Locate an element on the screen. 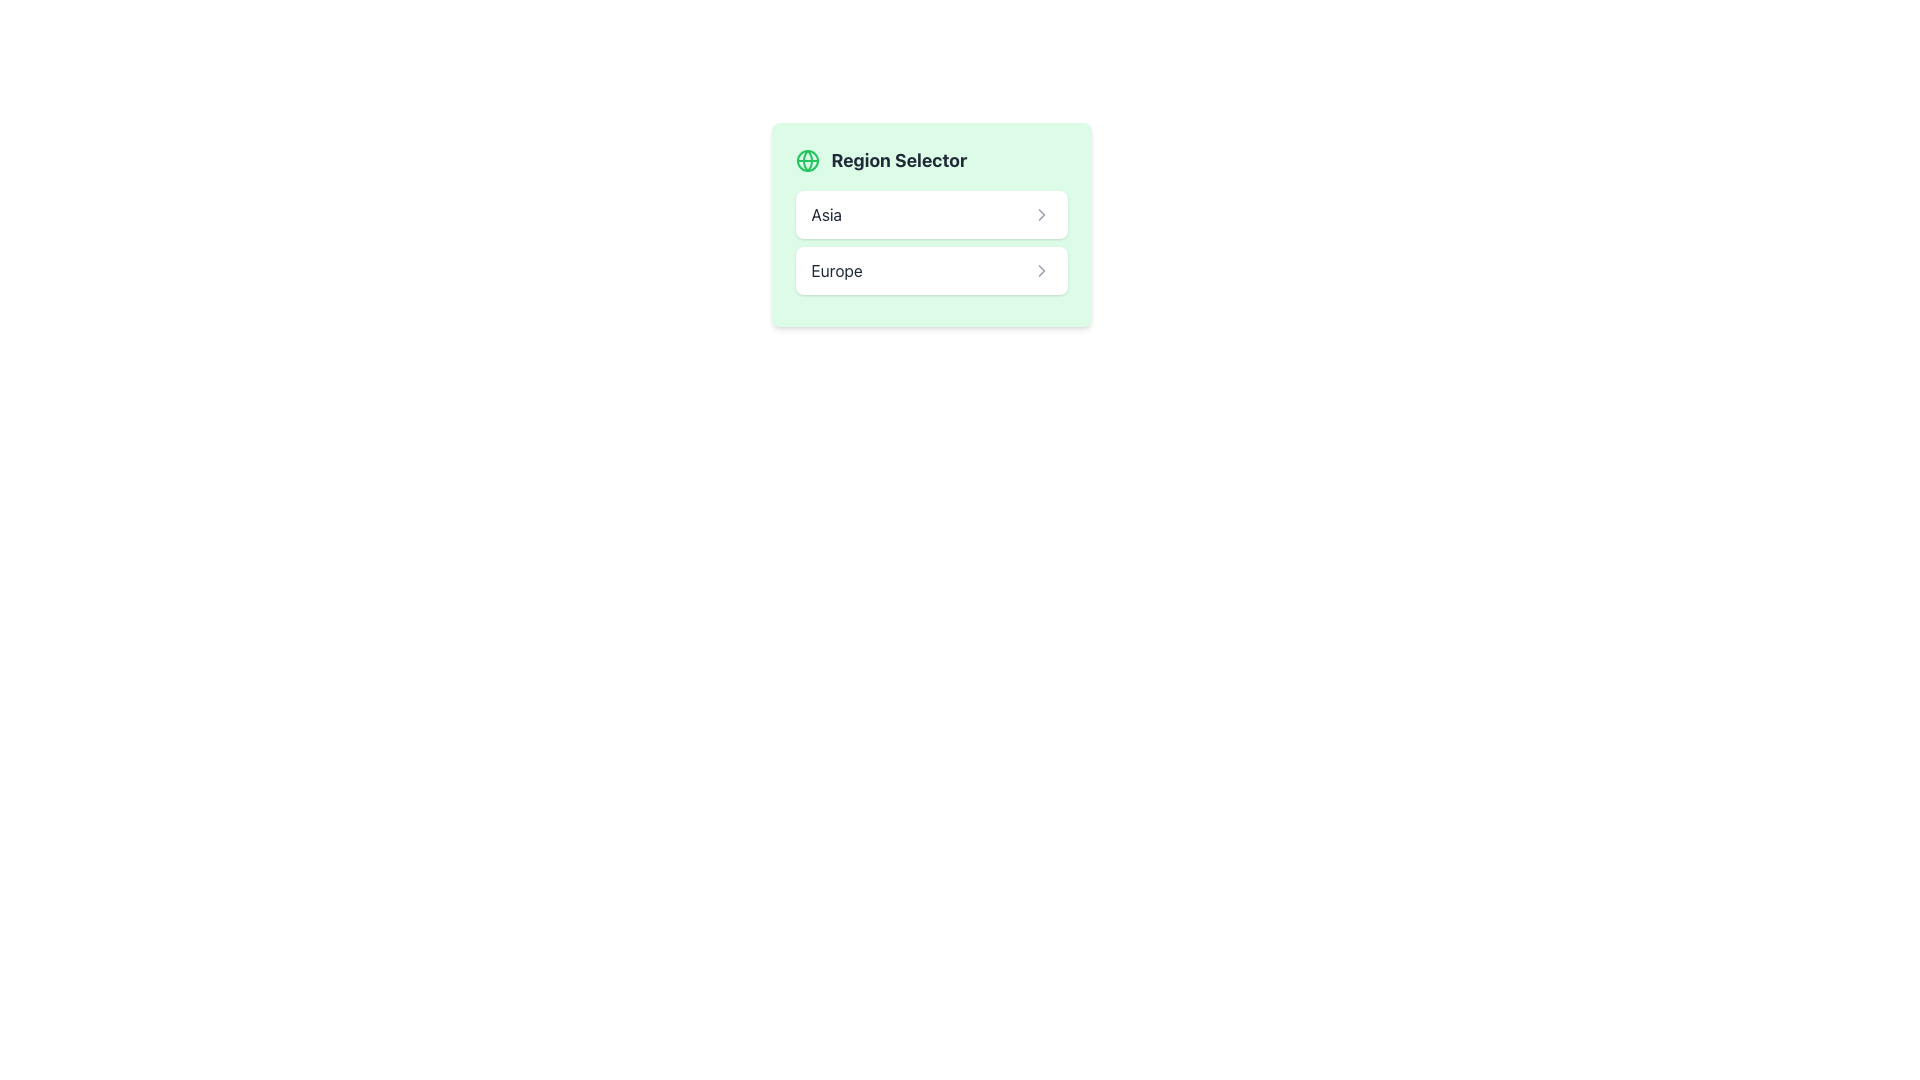  the chevron right icon is located at coordinates (1040, 270).